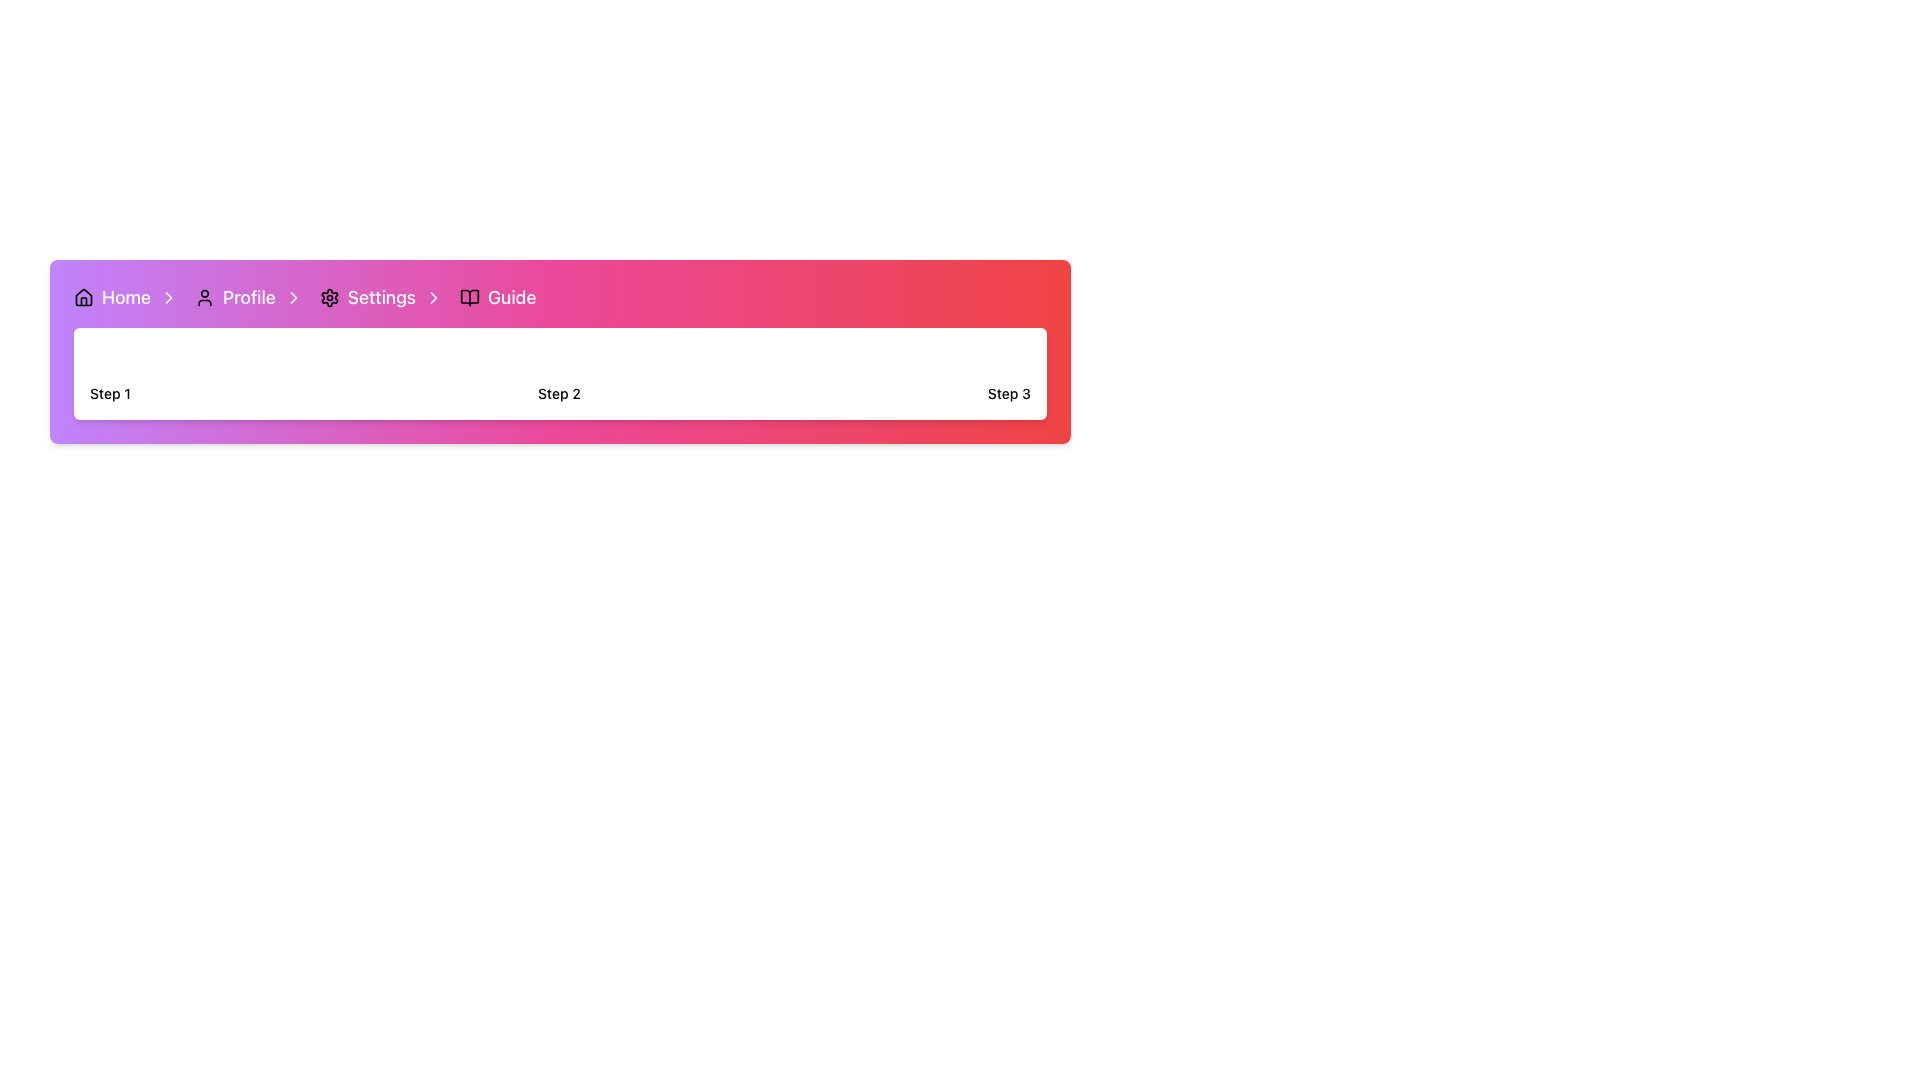  Describe the element at coordinates (82, 297) in the screenshot. I see `the house icon representing the 'Home' button in the navigation` at that location.